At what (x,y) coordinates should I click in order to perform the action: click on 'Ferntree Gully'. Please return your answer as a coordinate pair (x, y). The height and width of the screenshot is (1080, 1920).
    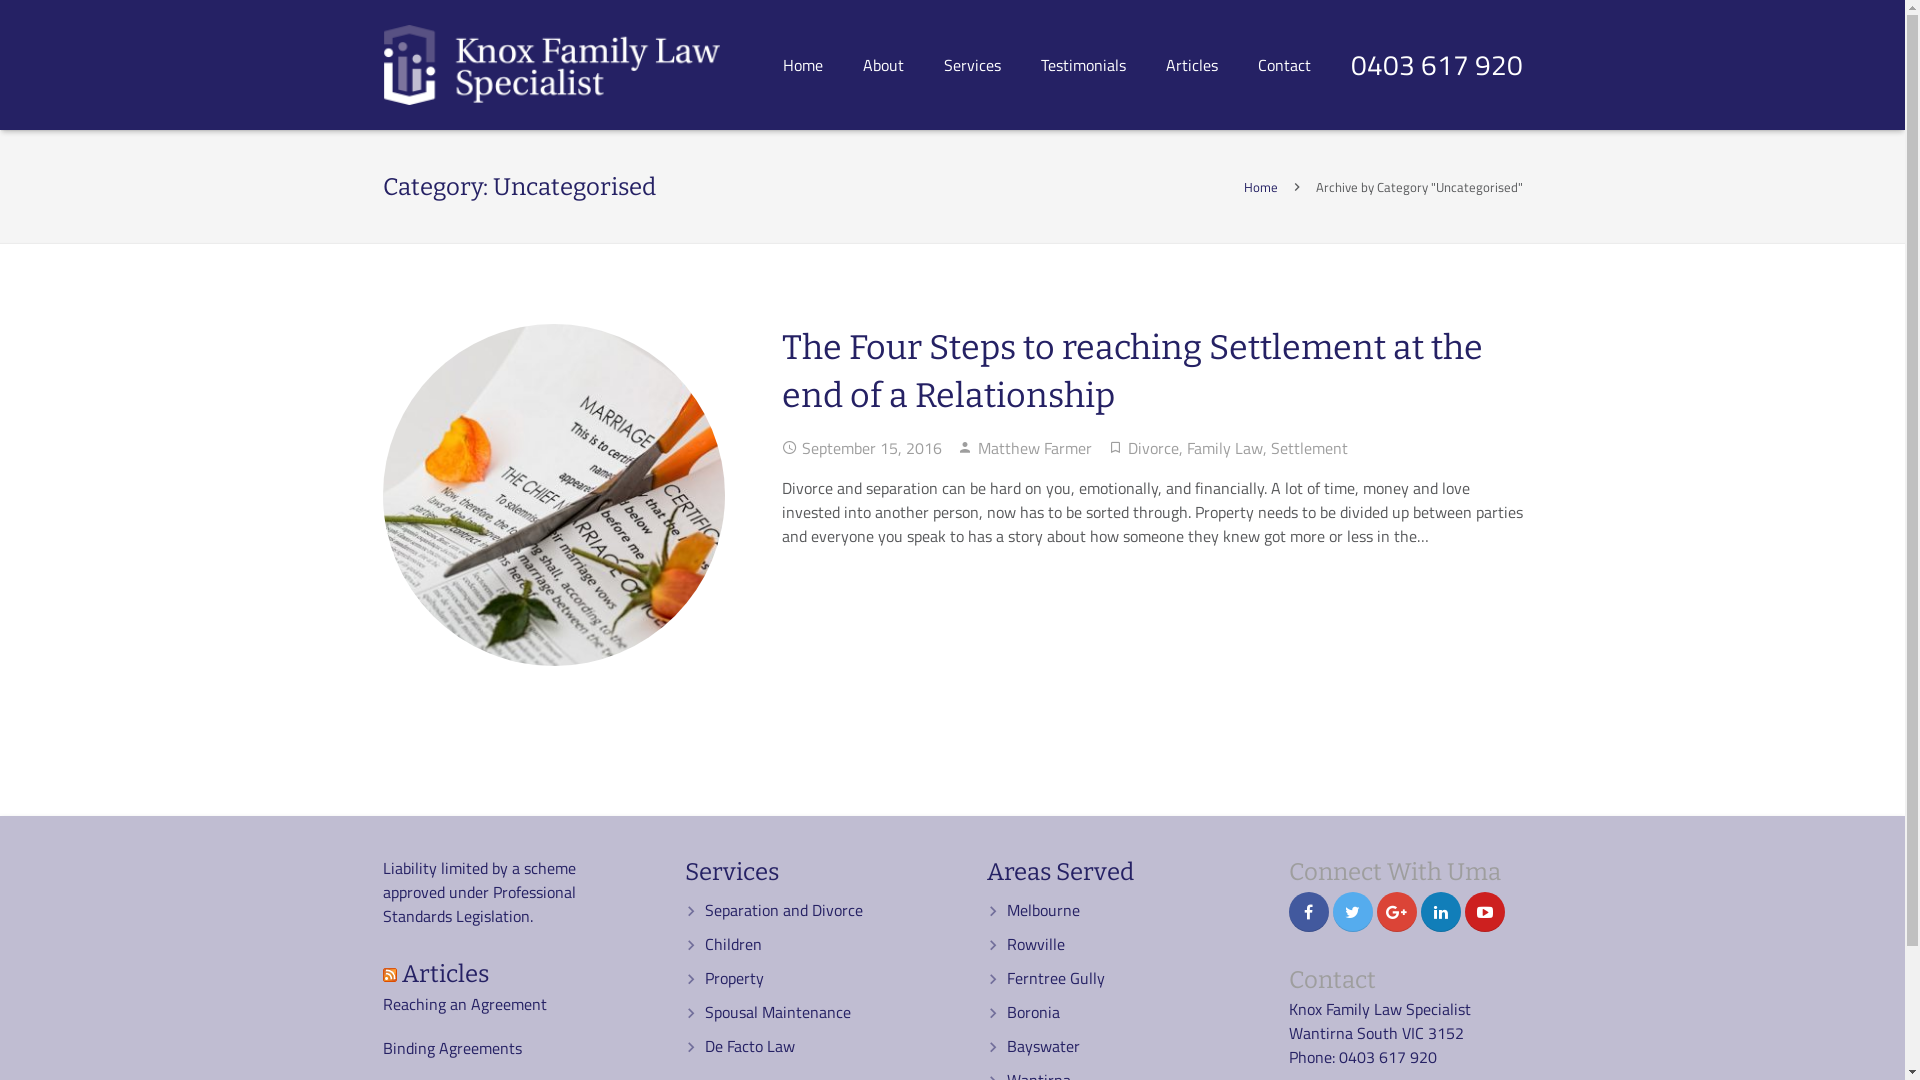
    Looking at the image, I should click on (1055, 977).